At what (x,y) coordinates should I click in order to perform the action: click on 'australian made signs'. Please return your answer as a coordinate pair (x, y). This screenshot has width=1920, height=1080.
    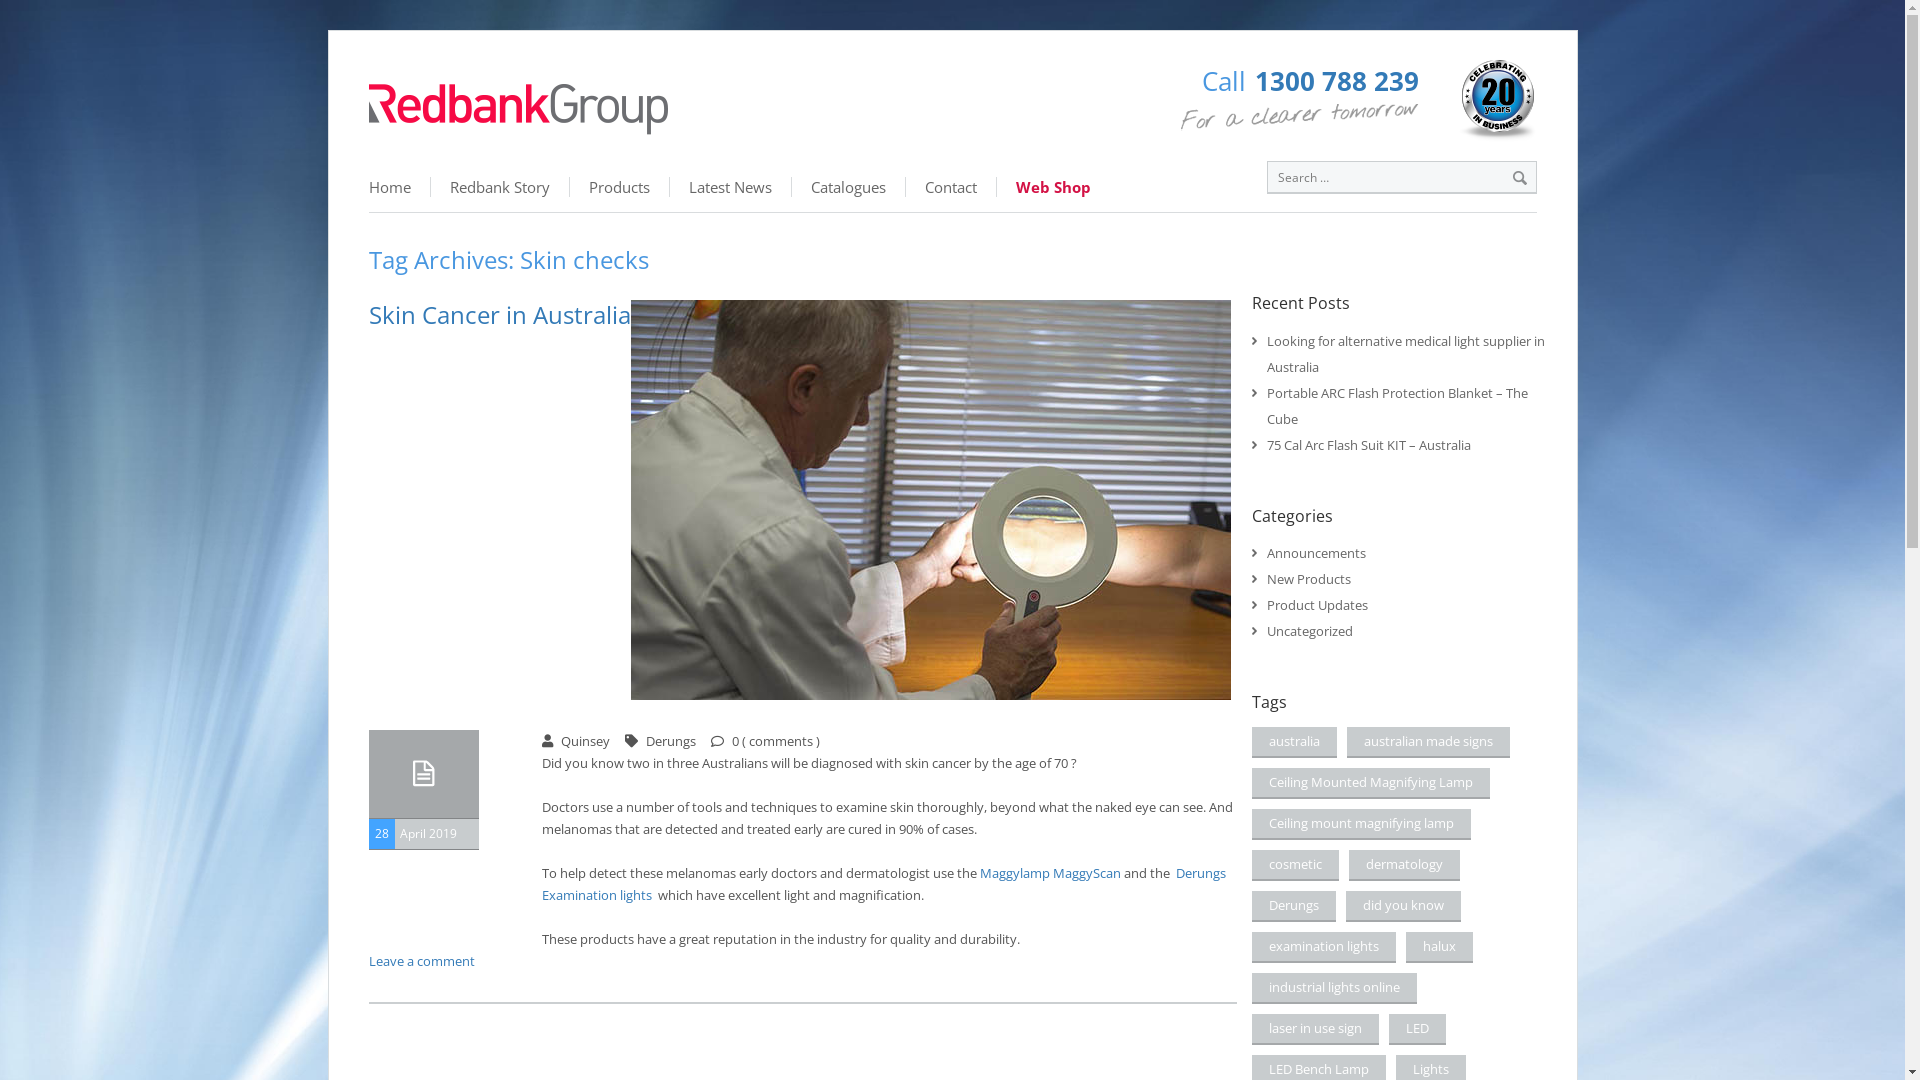
    Looking at the image, I should click on (1347, 742).